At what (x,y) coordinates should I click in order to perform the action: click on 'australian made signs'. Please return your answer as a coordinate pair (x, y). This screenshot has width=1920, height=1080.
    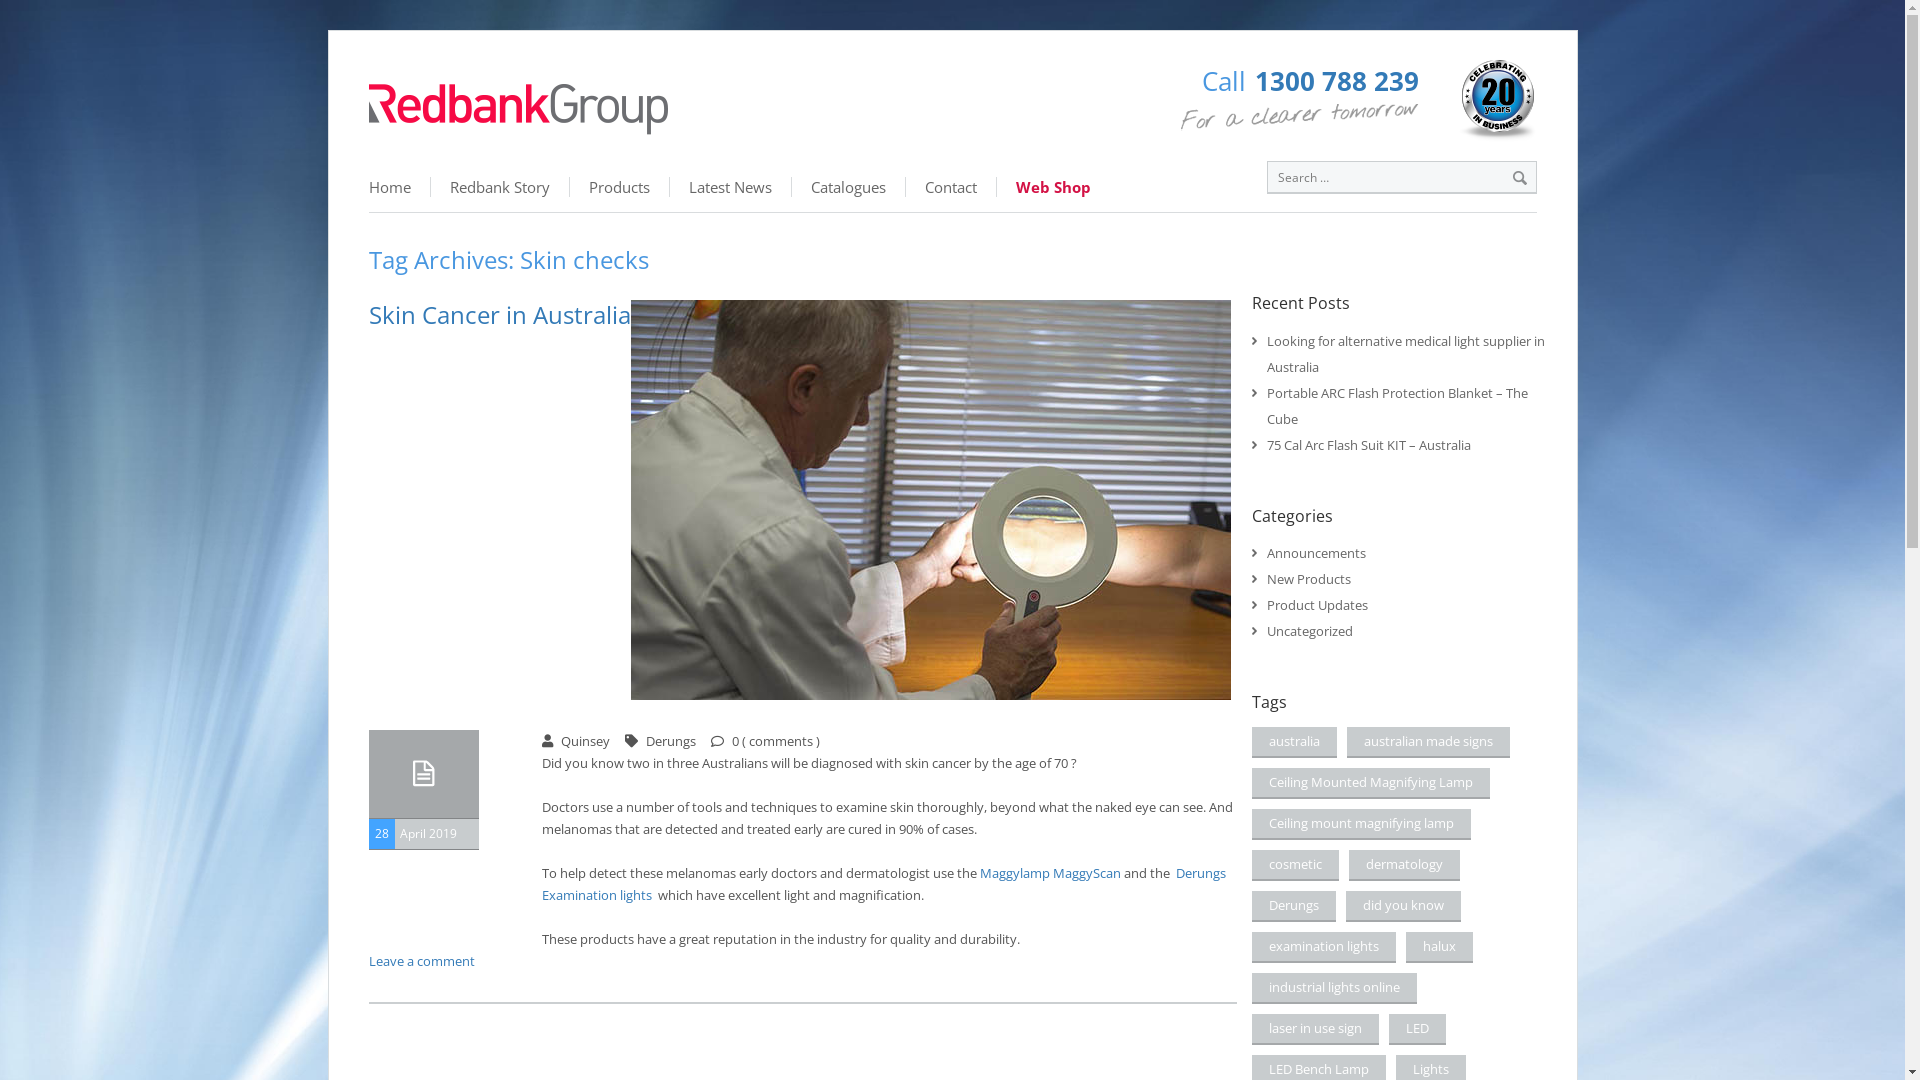
    Looking at the image, I should click on (1347, 742).